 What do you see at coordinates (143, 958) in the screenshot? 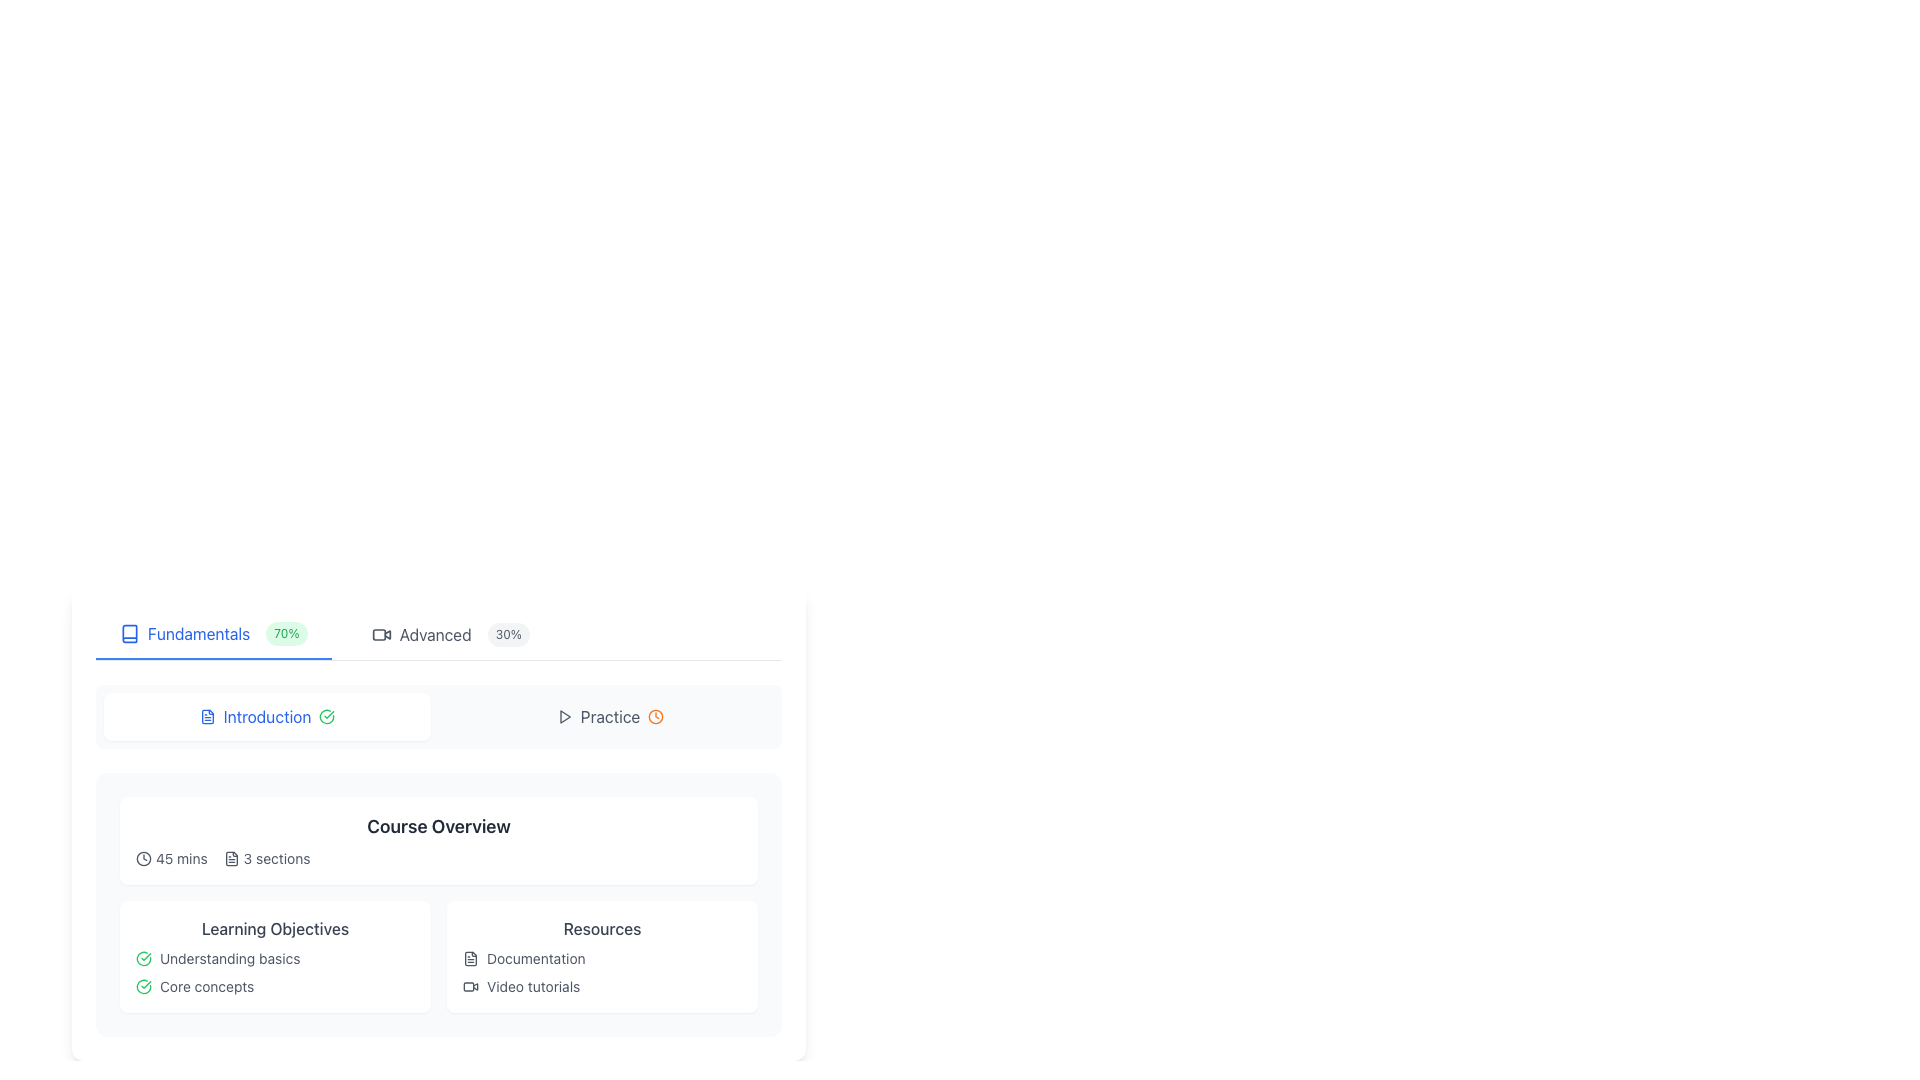
I see `the completion status icon located to the left of the 'Understanding basics' text in the 'Learning Objectives' section of the 'Course Overview'` at bounding box center [143, 958].